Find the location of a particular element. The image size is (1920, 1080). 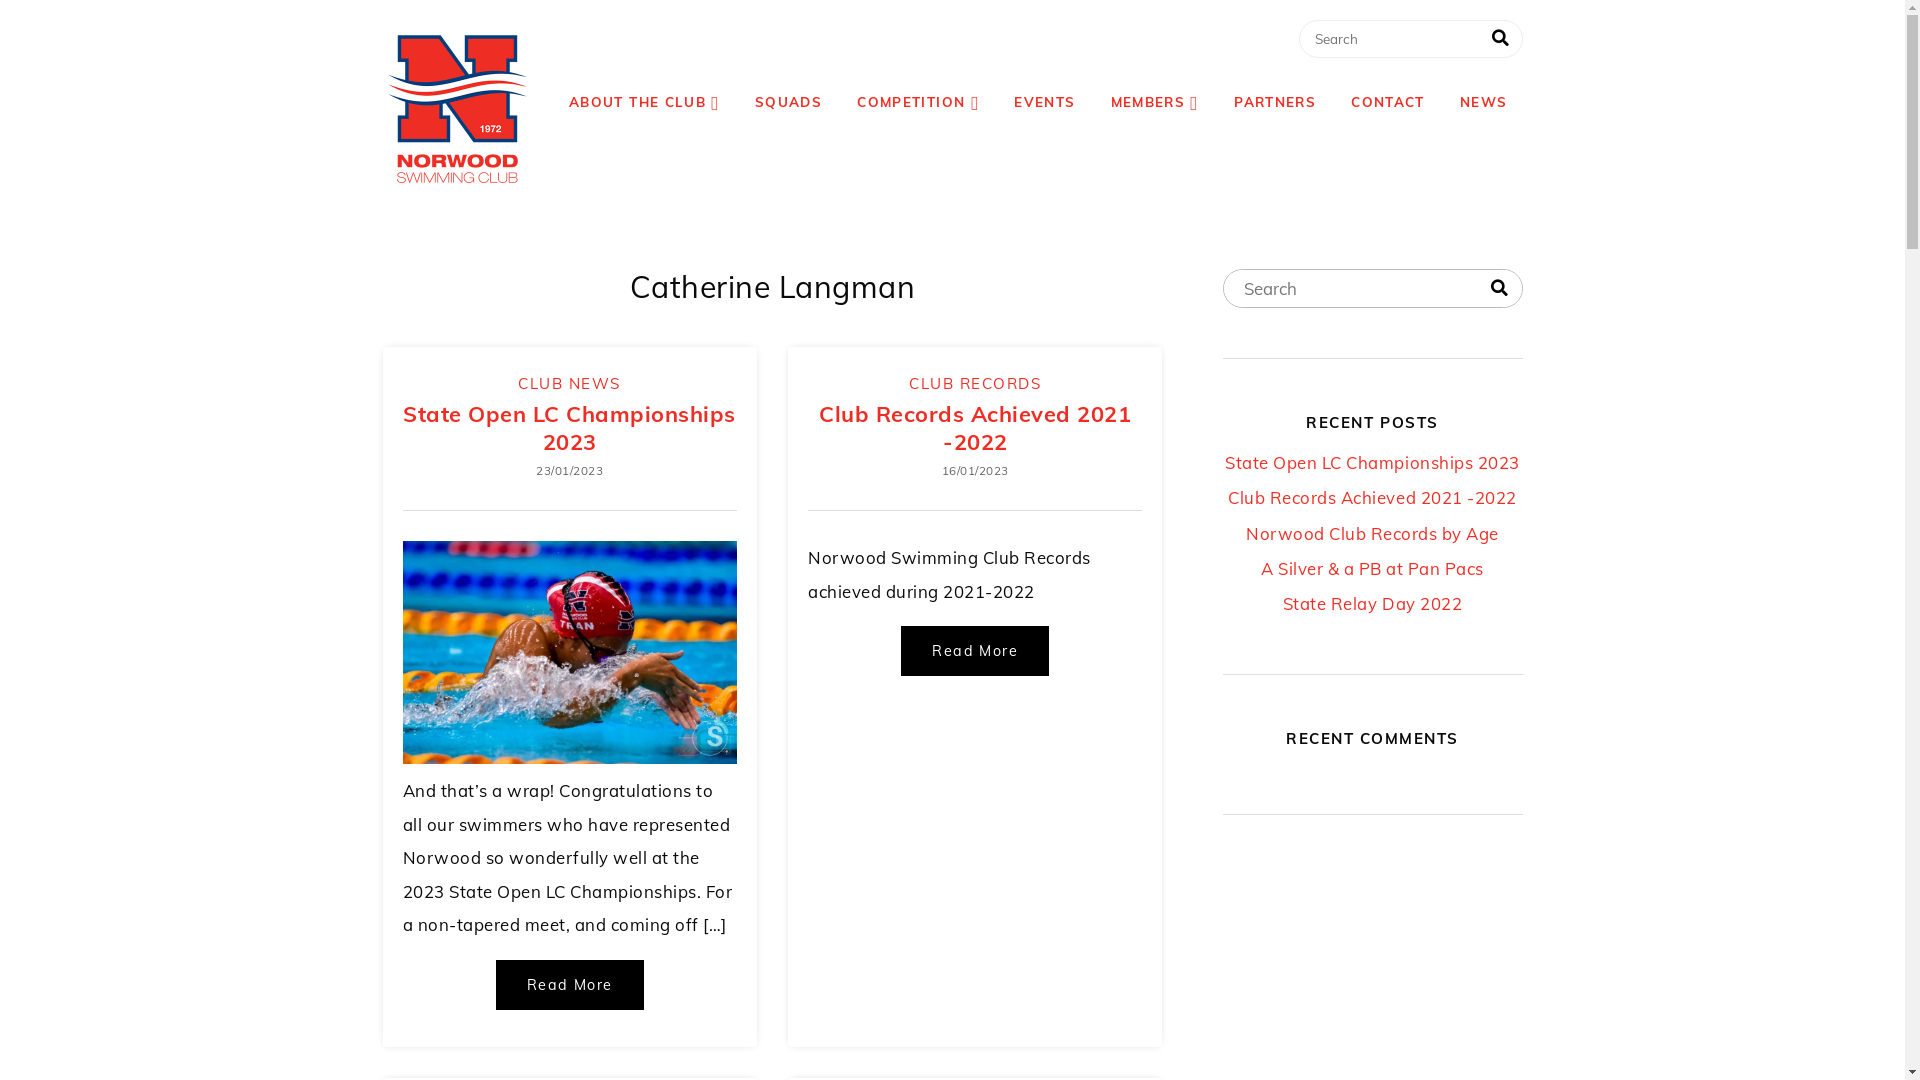

'COMPETITION' is located at coordinates (916, 101).